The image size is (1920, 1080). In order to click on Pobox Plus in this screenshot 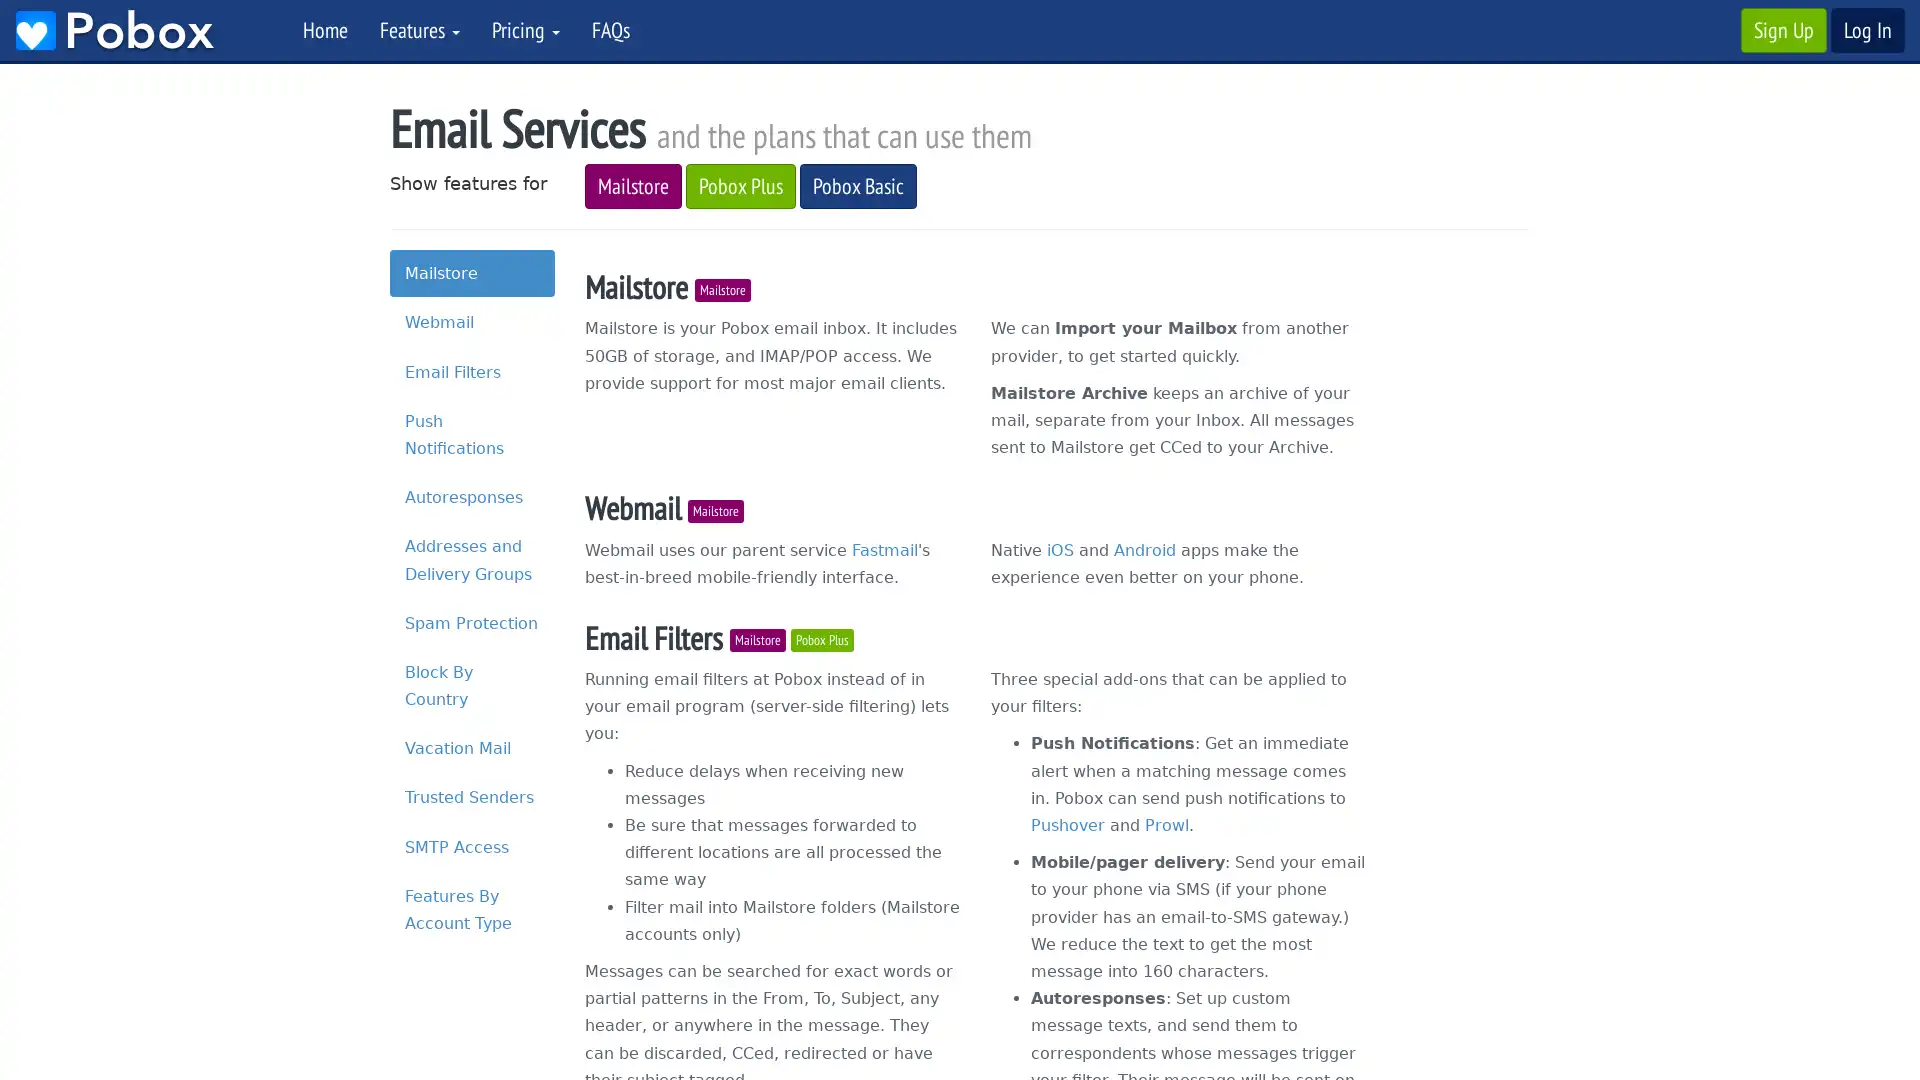, I will do `click(822, 640)`.